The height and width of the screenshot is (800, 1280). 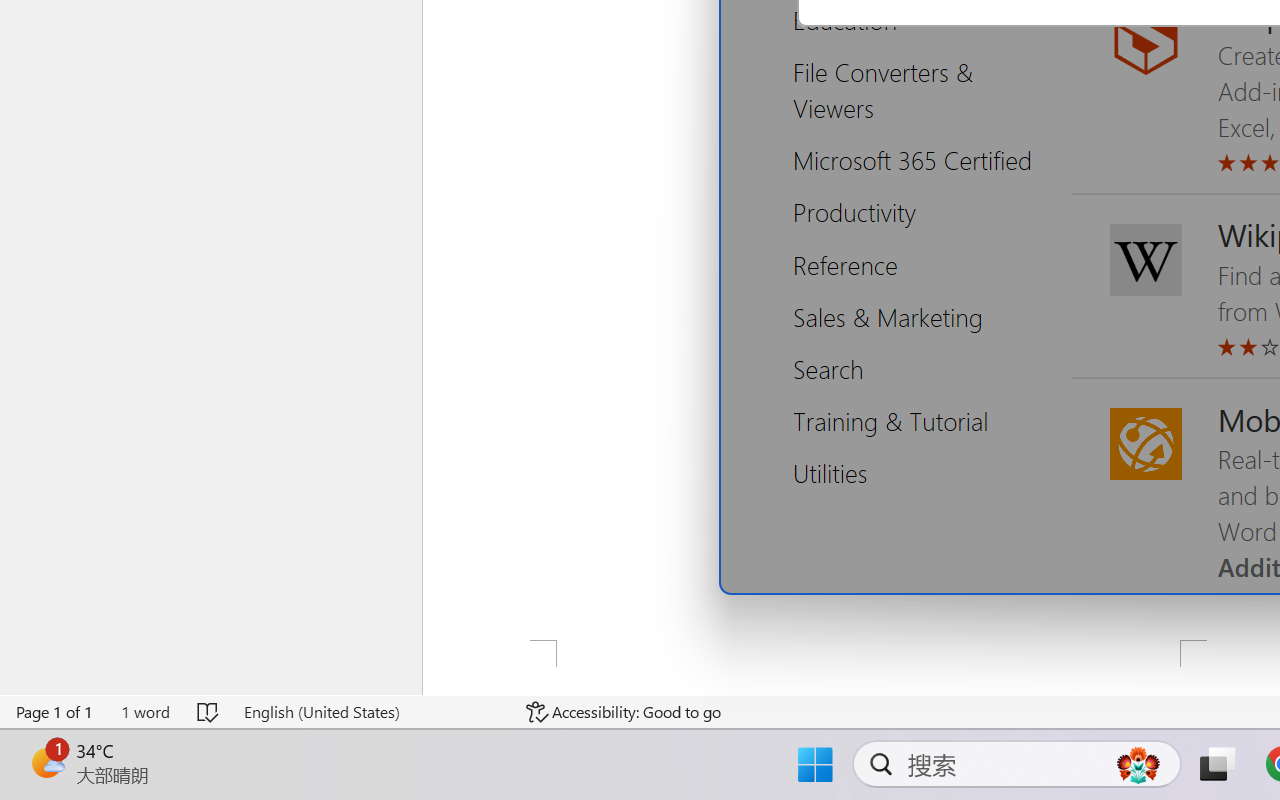 What do you see at coordinates (55, 711) in the screenshot?
I see `'Page Number Page 1 of 1'` at bounding box center [55, 711].